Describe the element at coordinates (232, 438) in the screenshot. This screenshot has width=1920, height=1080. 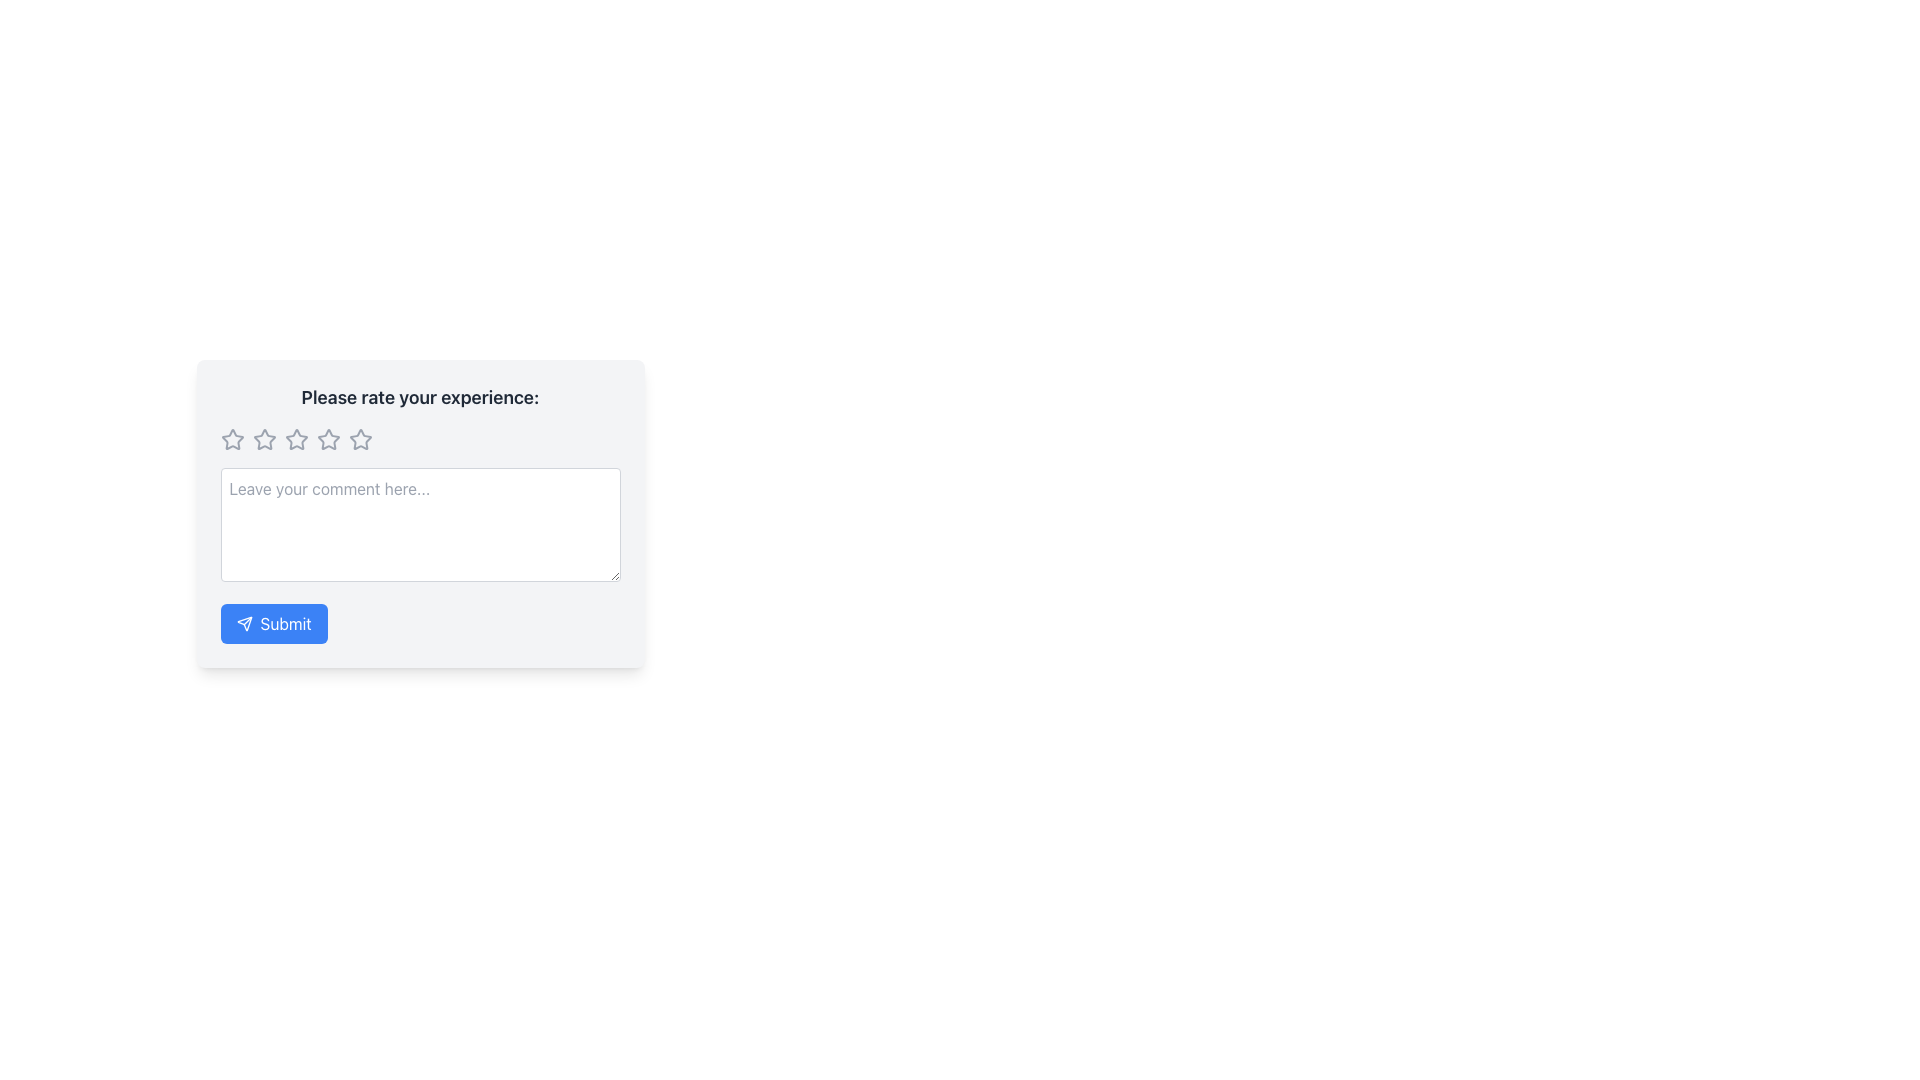
I see `the first star icon in the rating system` at that location.